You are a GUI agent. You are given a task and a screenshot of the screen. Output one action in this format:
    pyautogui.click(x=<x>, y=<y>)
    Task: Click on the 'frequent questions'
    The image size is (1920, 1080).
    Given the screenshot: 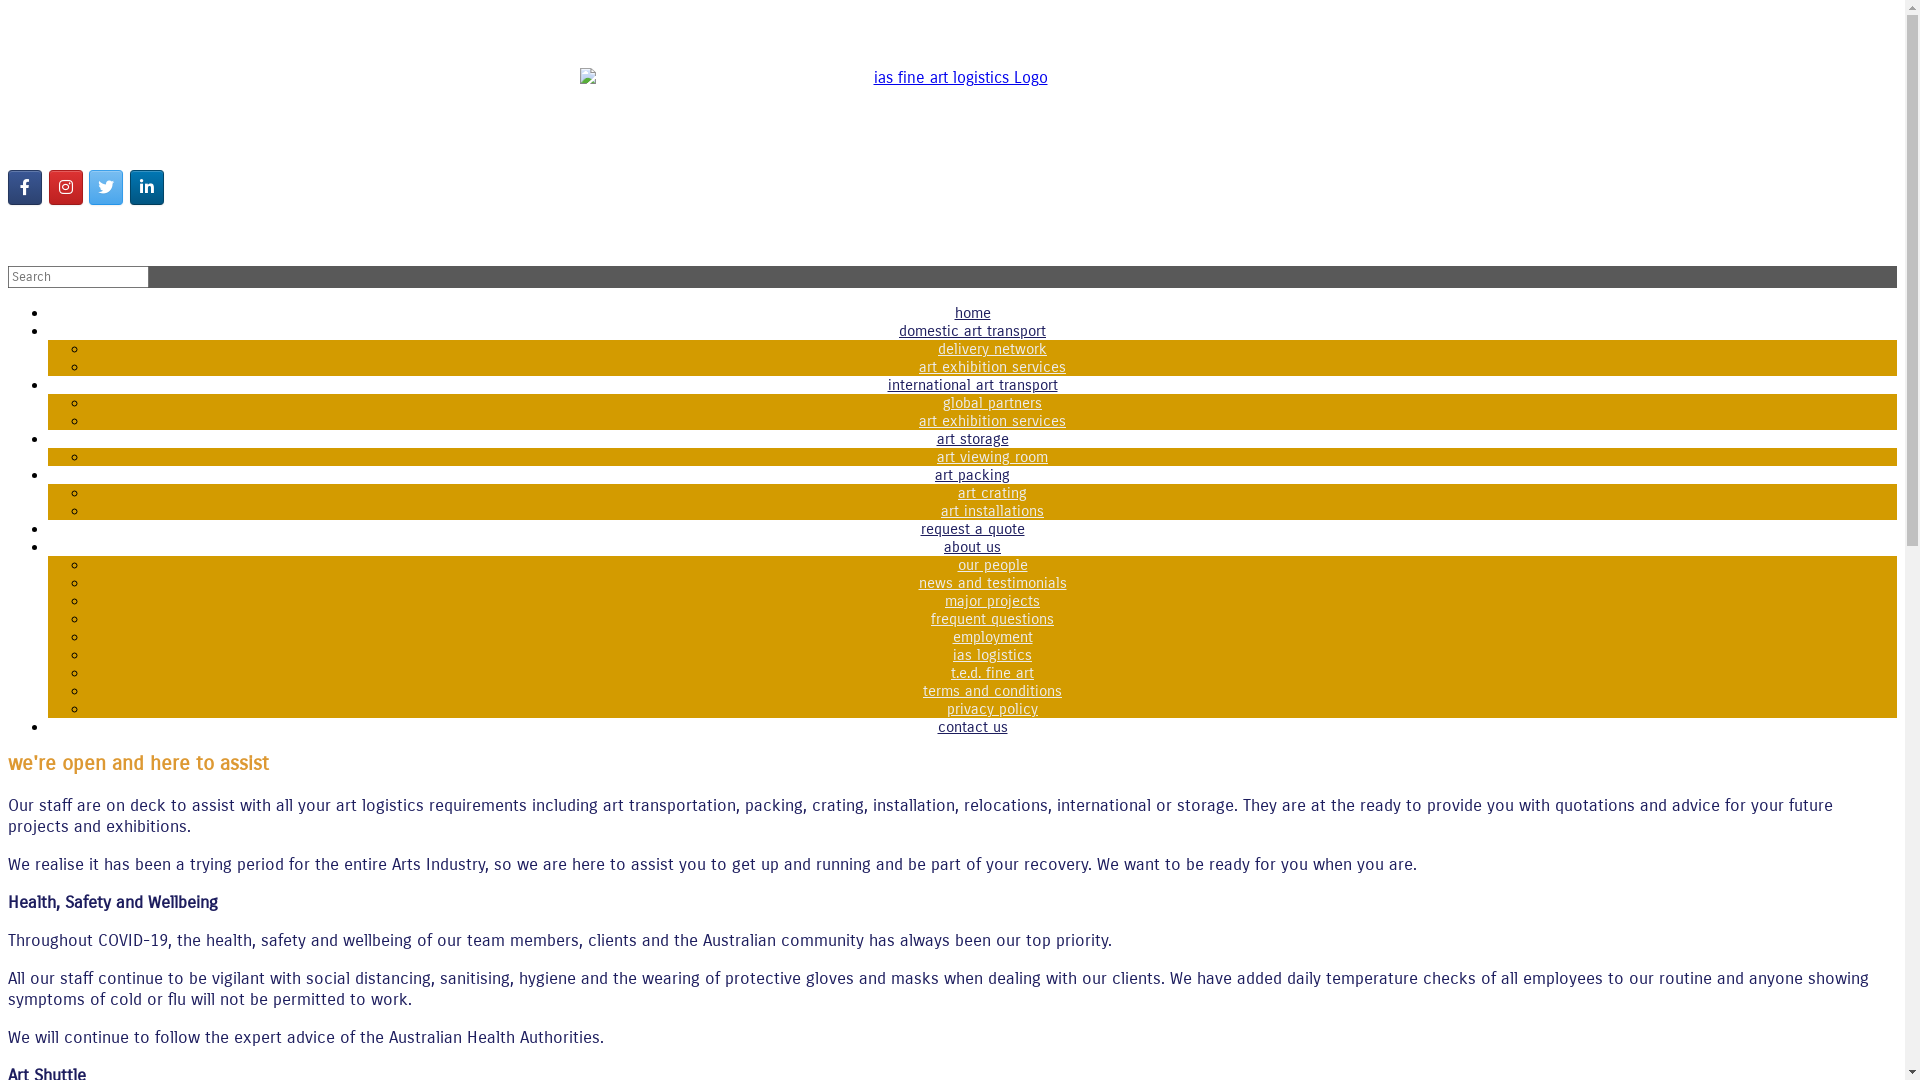 What is the action you would take?
    pyautogui.click(x=992, y=617)
    